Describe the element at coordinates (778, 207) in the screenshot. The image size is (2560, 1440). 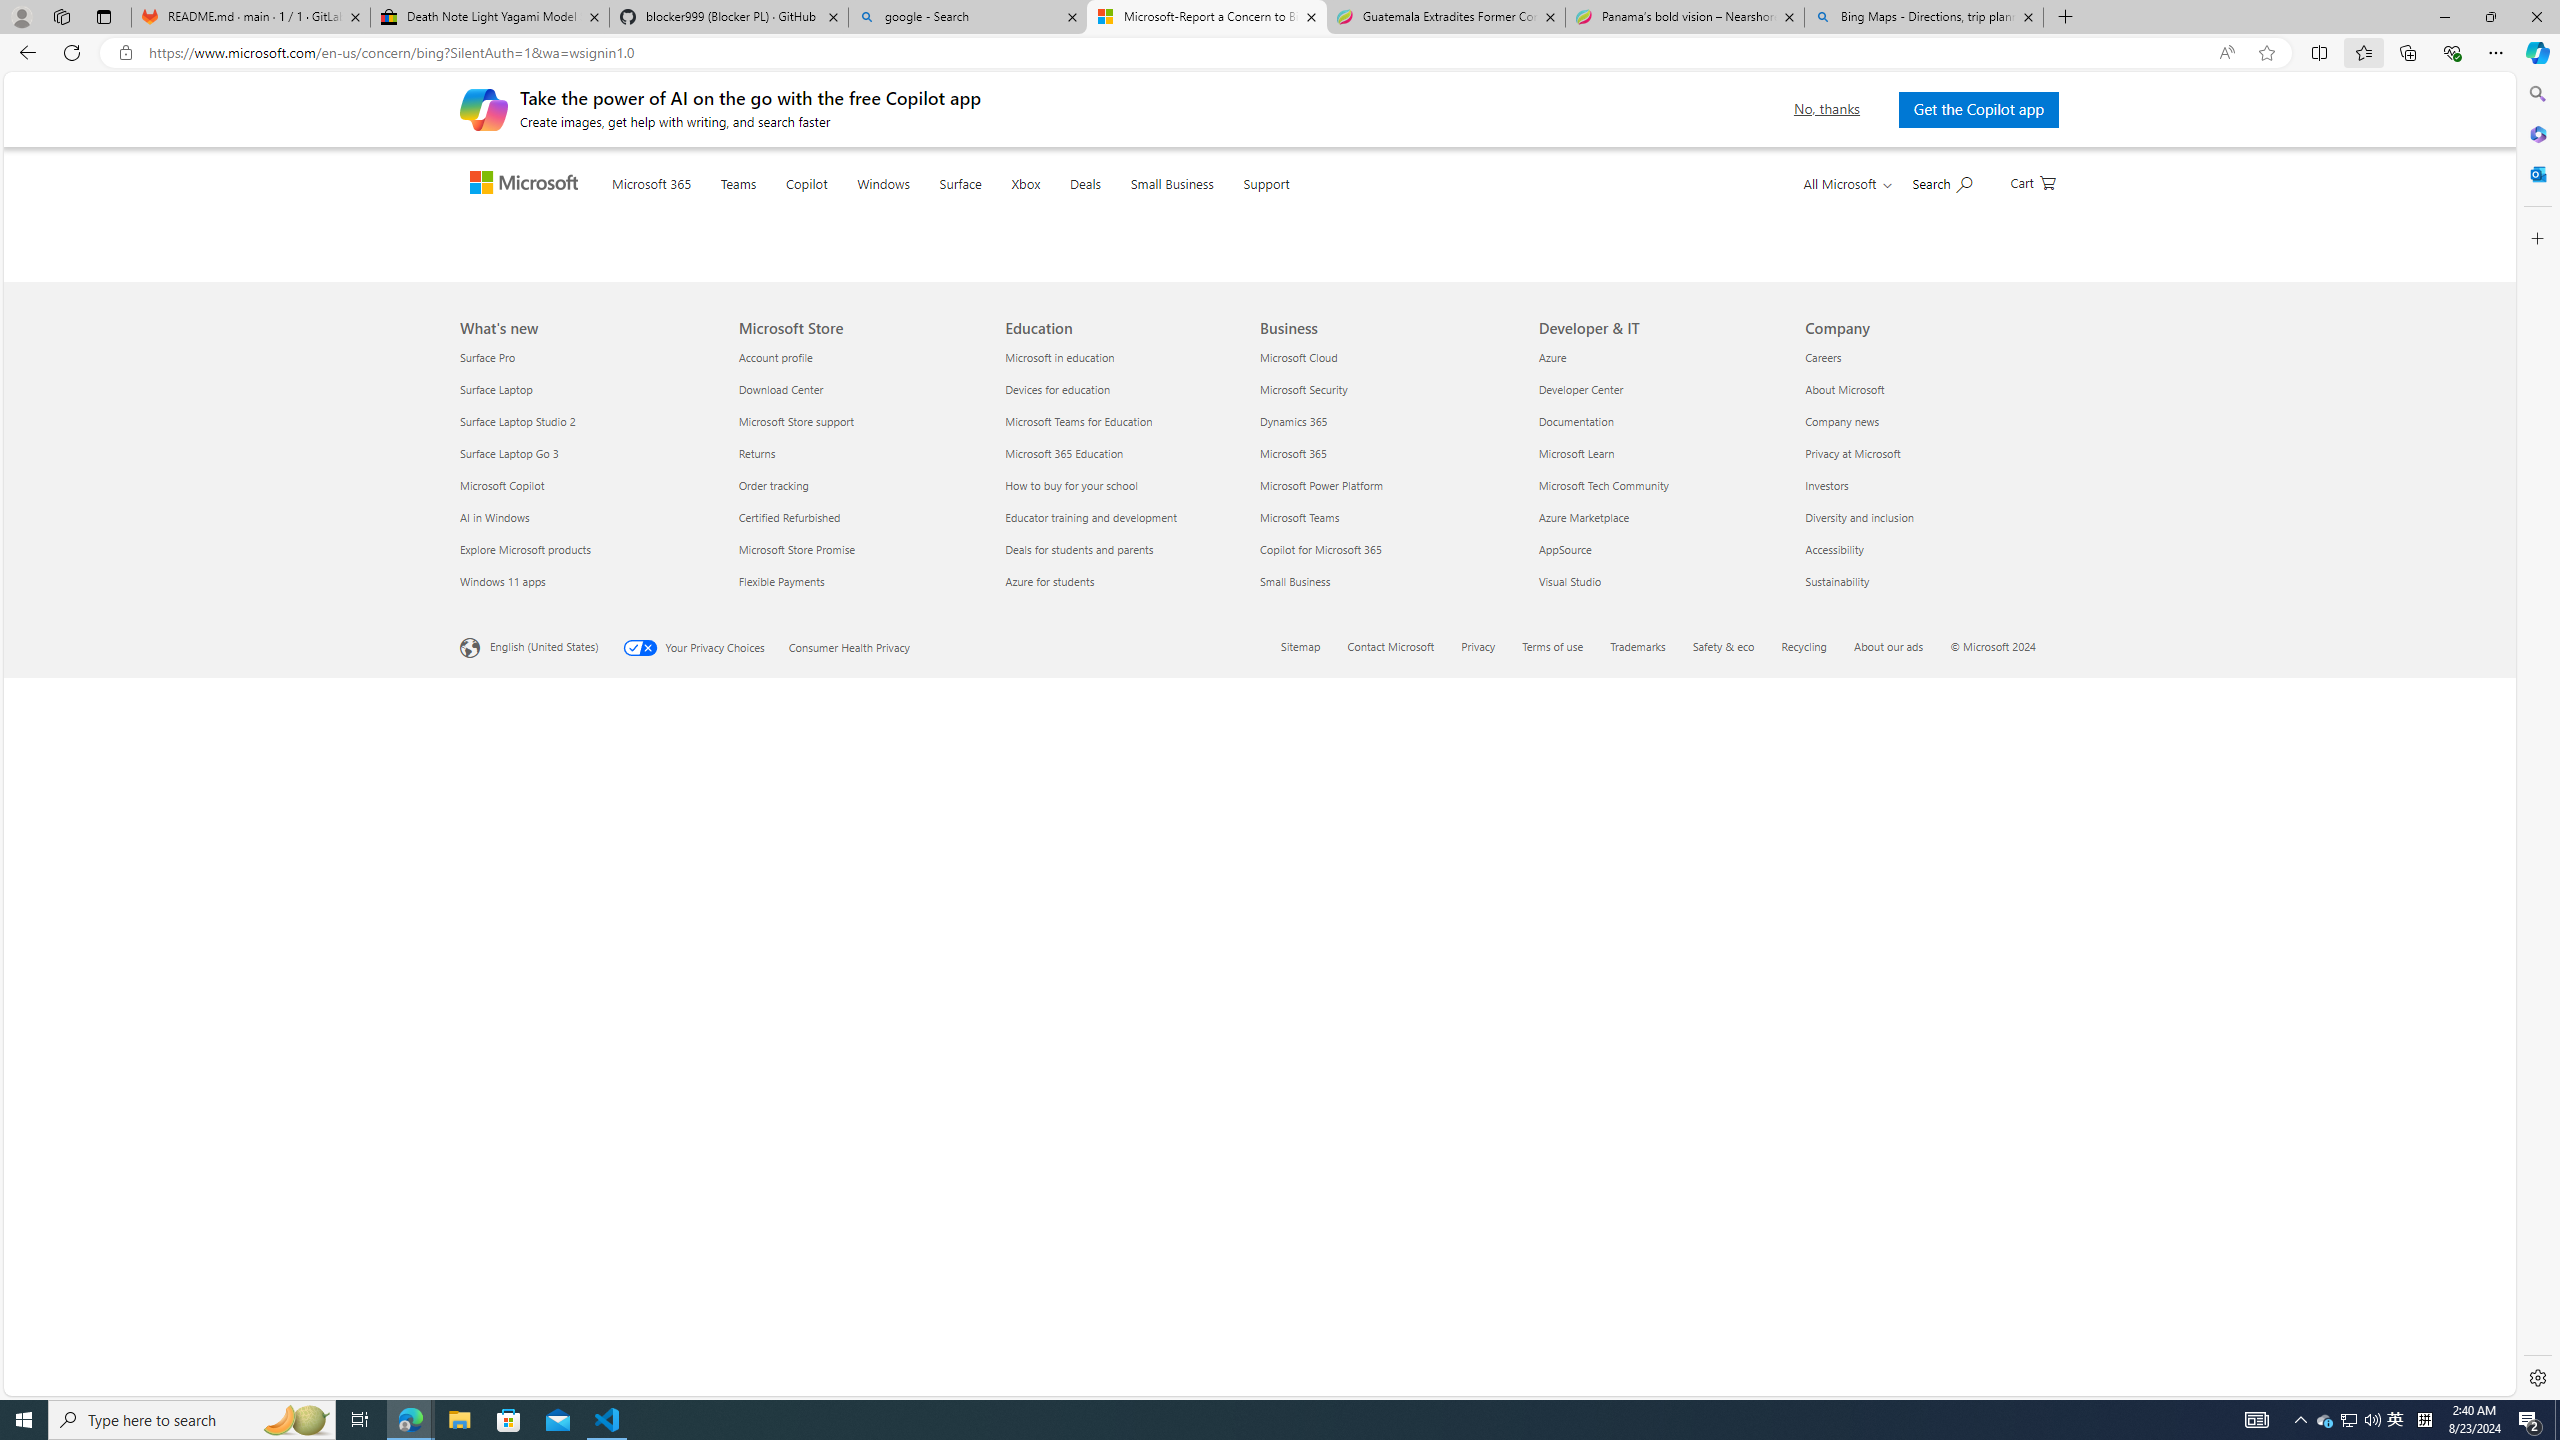
I see `'Teams'` at that location.